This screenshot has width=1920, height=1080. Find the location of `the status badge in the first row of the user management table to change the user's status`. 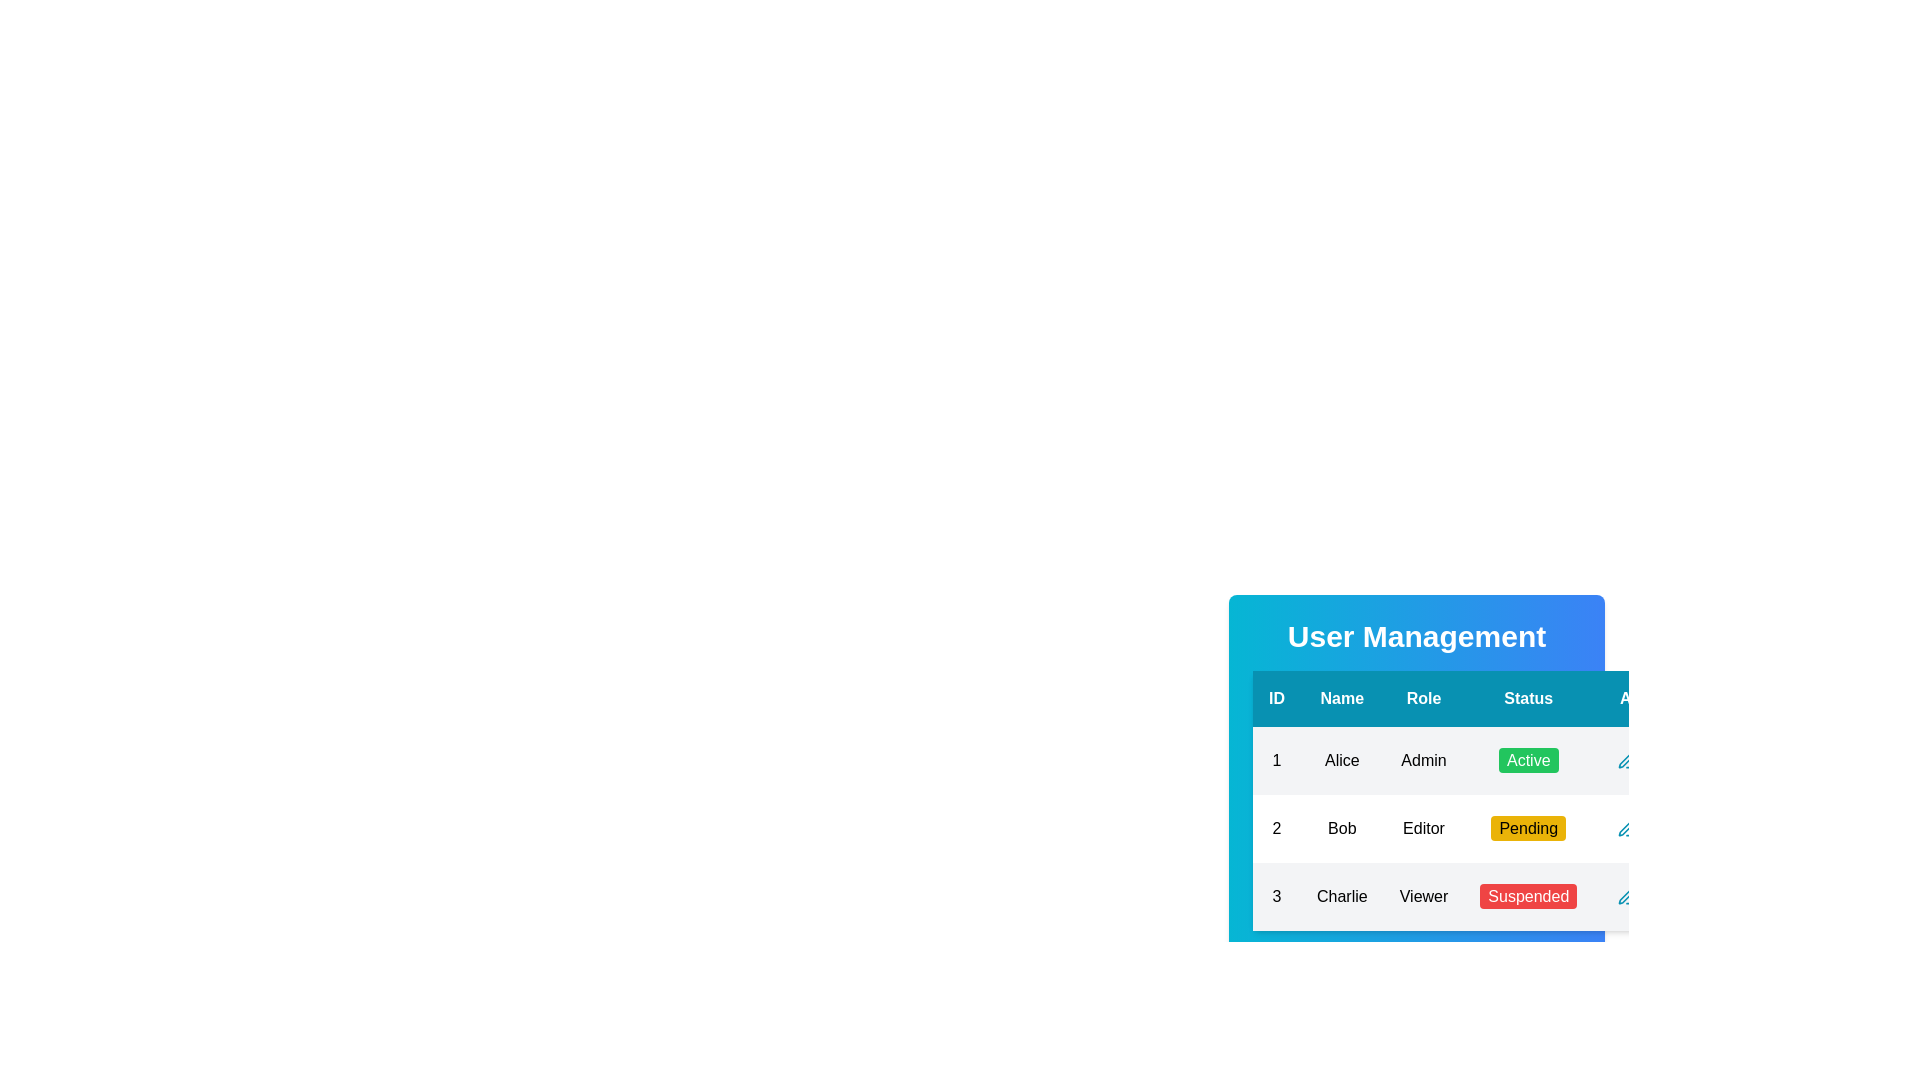

the status badge in the first row of the user management table to change the user's status is located at coordinates (1479, 760).